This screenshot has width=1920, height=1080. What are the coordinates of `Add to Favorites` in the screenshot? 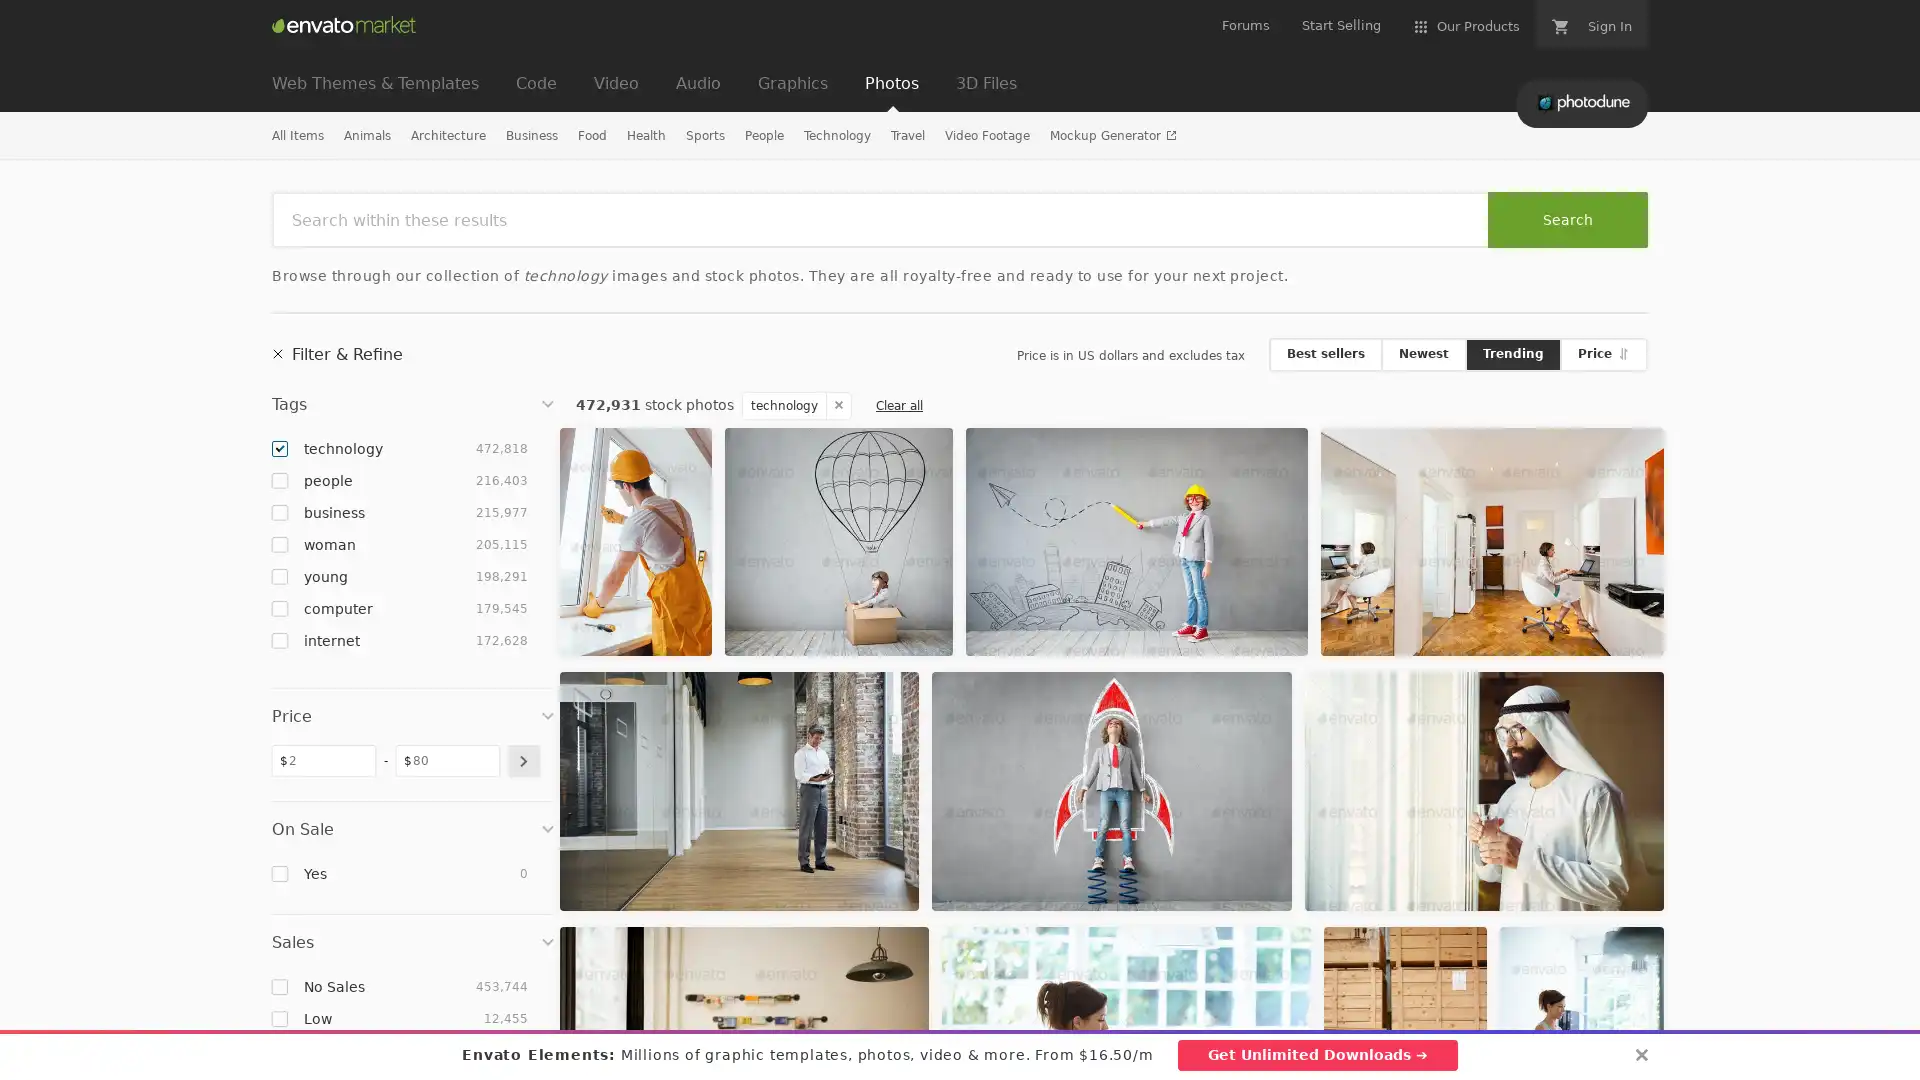 It's located at (1636, 951).